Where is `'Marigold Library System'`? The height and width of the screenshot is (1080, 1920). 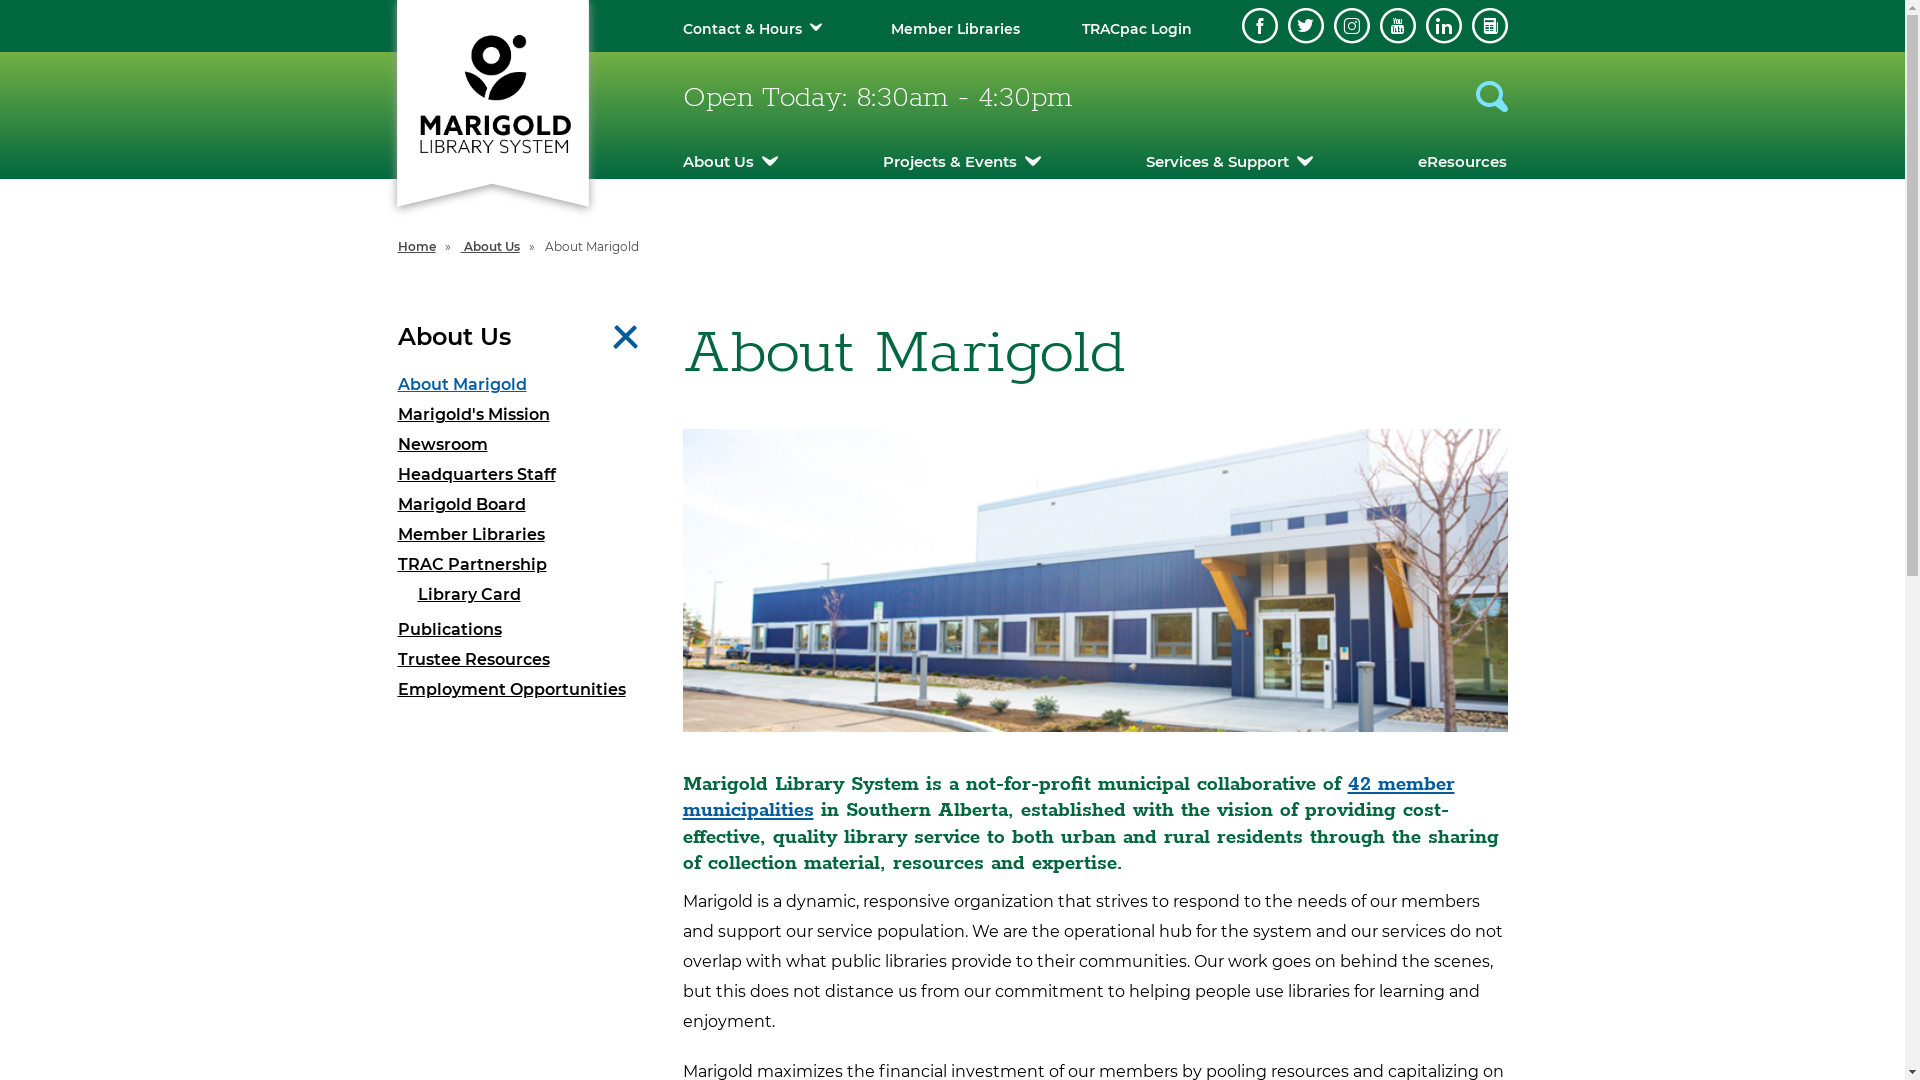
'Marigold Library System' is located at coordinates (491, 92).